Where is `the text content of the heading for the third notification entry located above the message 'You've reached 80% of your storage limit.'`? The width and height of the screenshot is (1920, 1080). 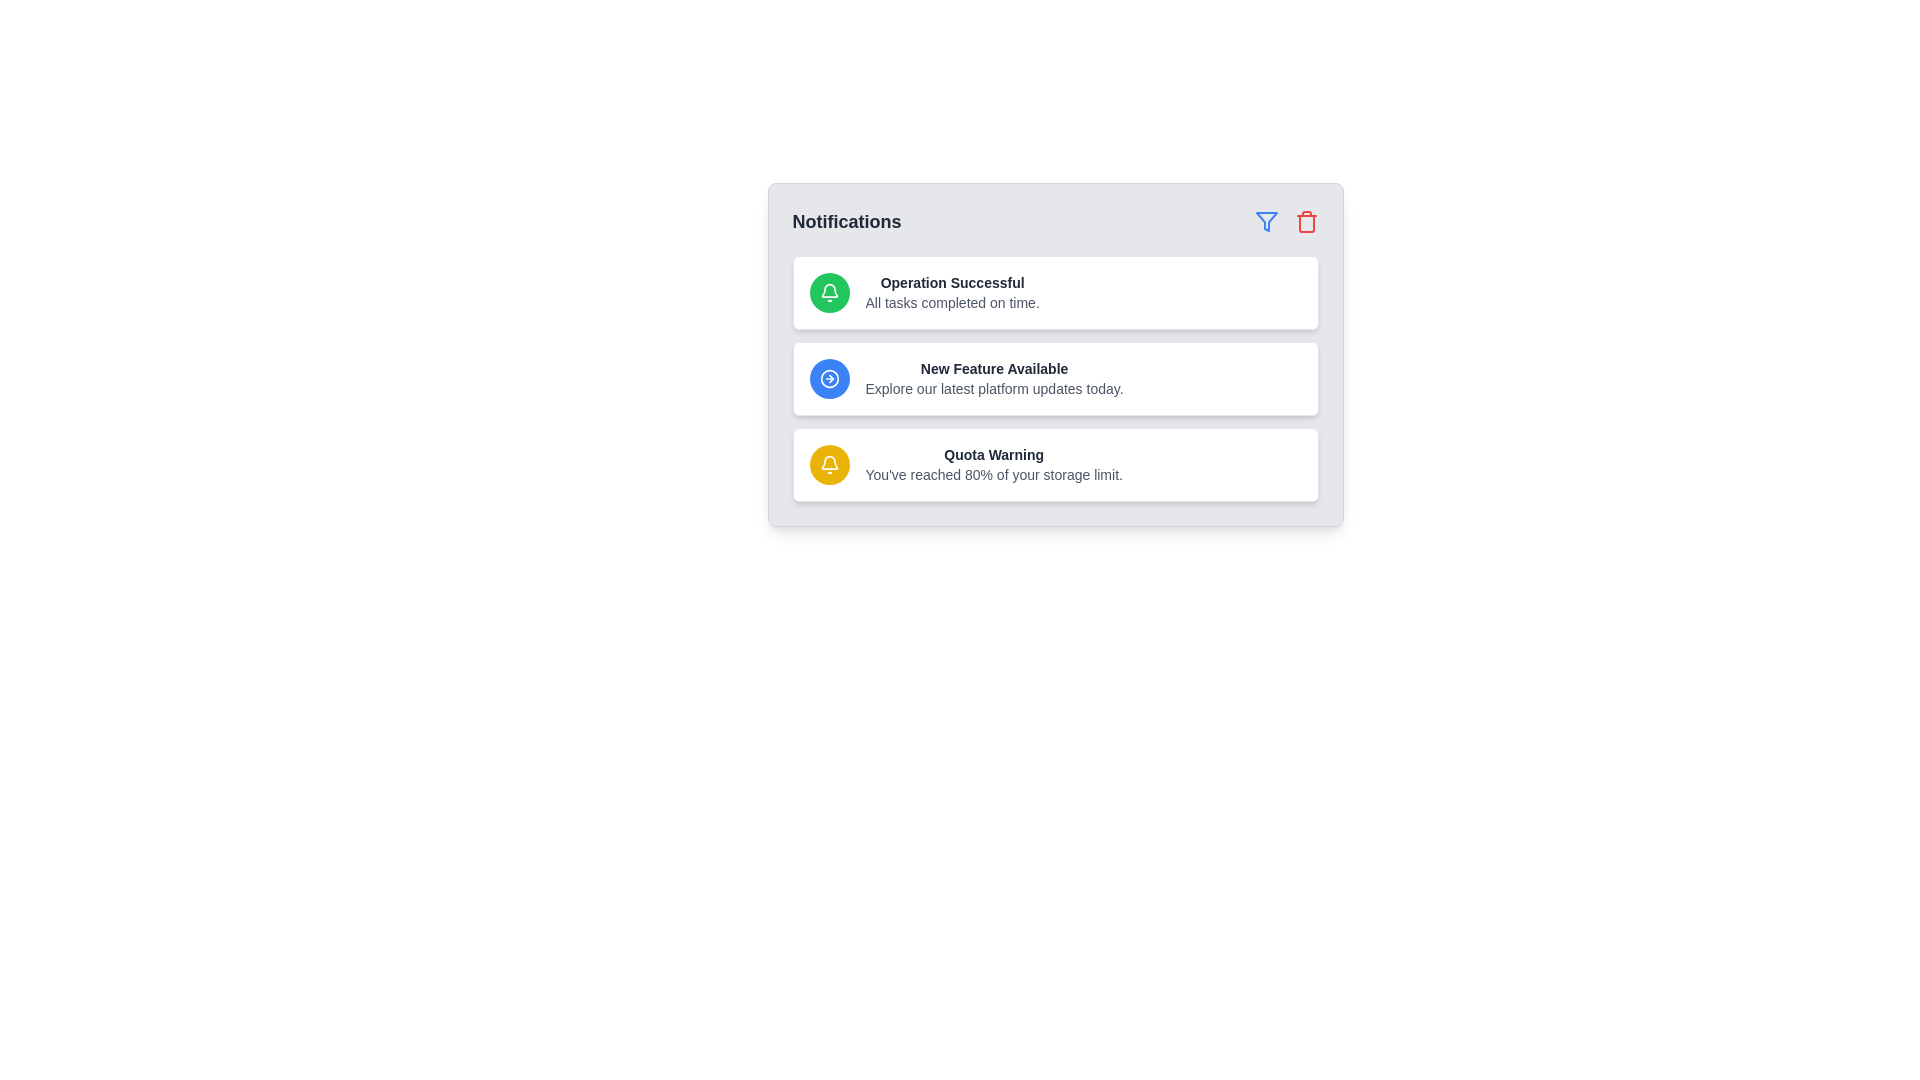
the text content of the heading for the third notification entry located above the message 'You've reached 80% of your storage limit.' is located at coordinates (994, 455).